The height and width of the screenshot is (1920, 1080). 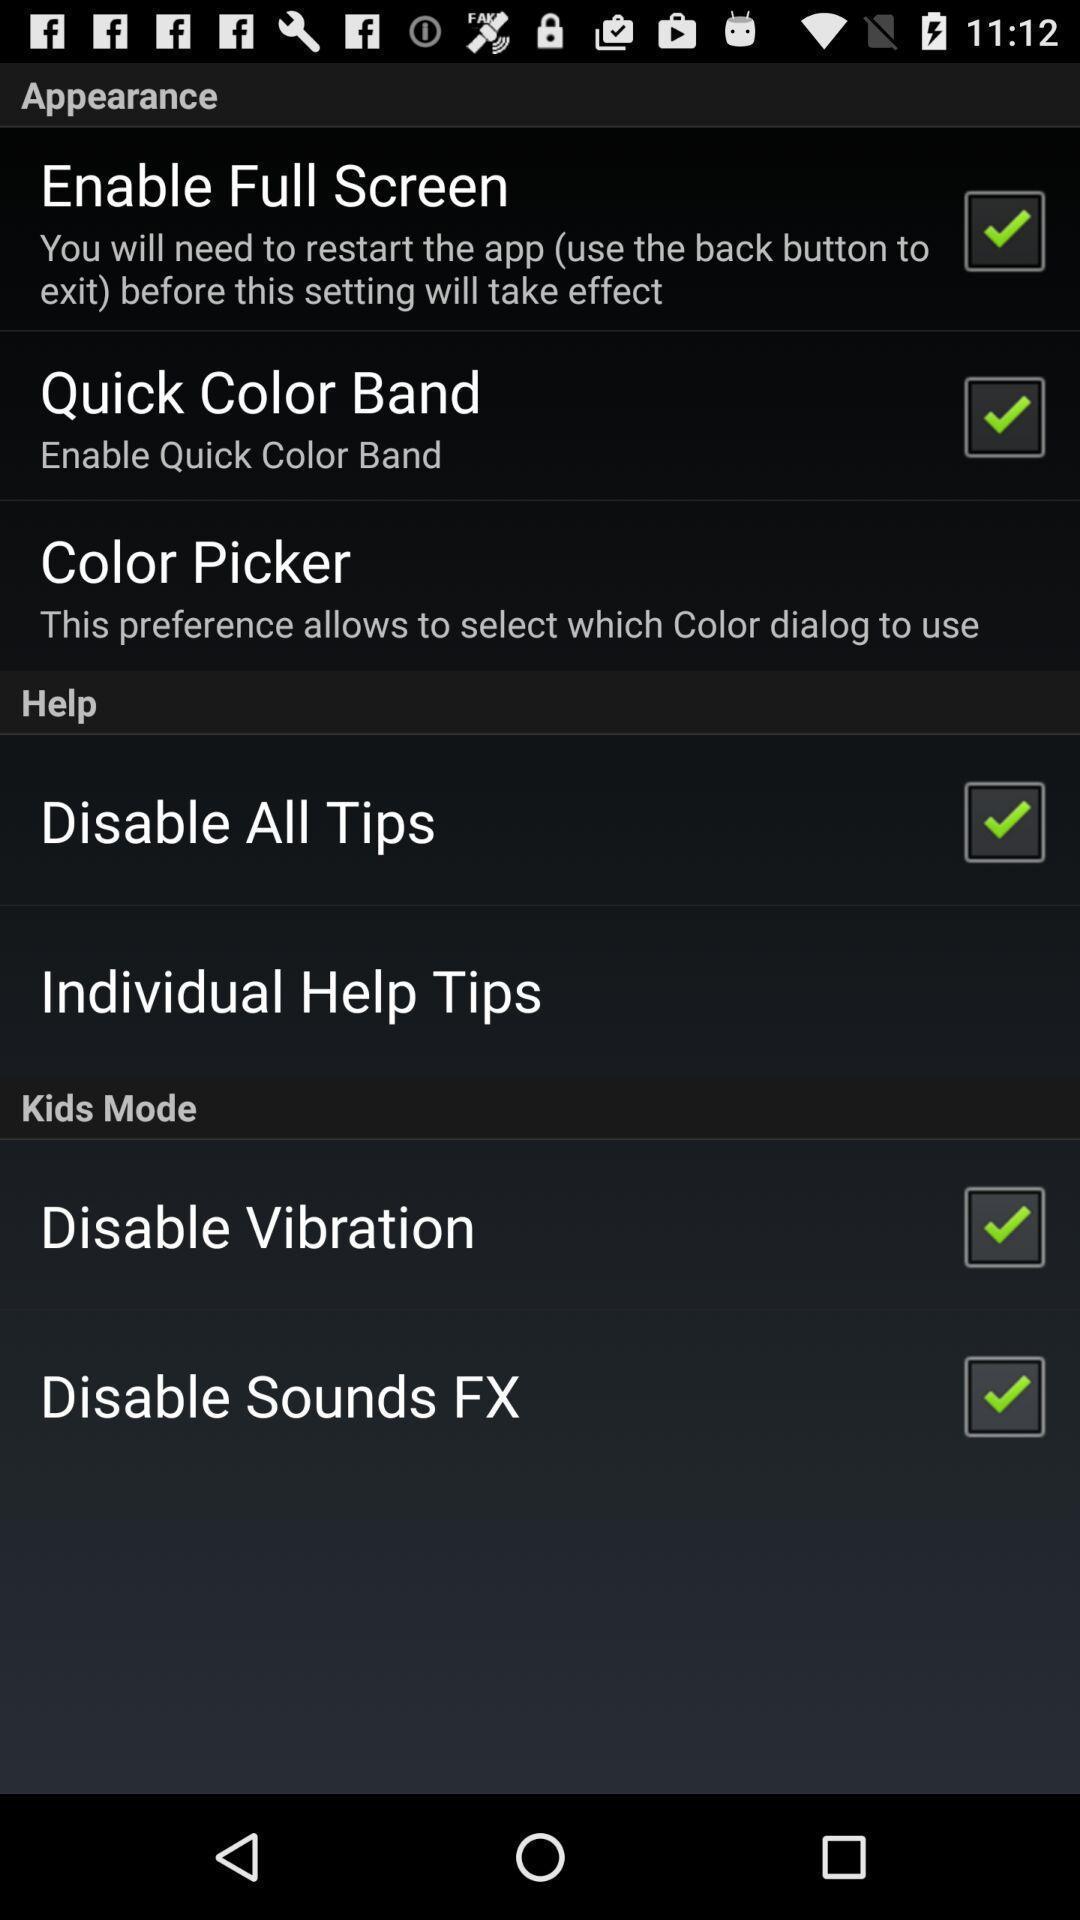 What do you see at coordinates (195, 559) in the screenshot?
I see `item below the enable quick color icon` at bounding box center [195, 559].